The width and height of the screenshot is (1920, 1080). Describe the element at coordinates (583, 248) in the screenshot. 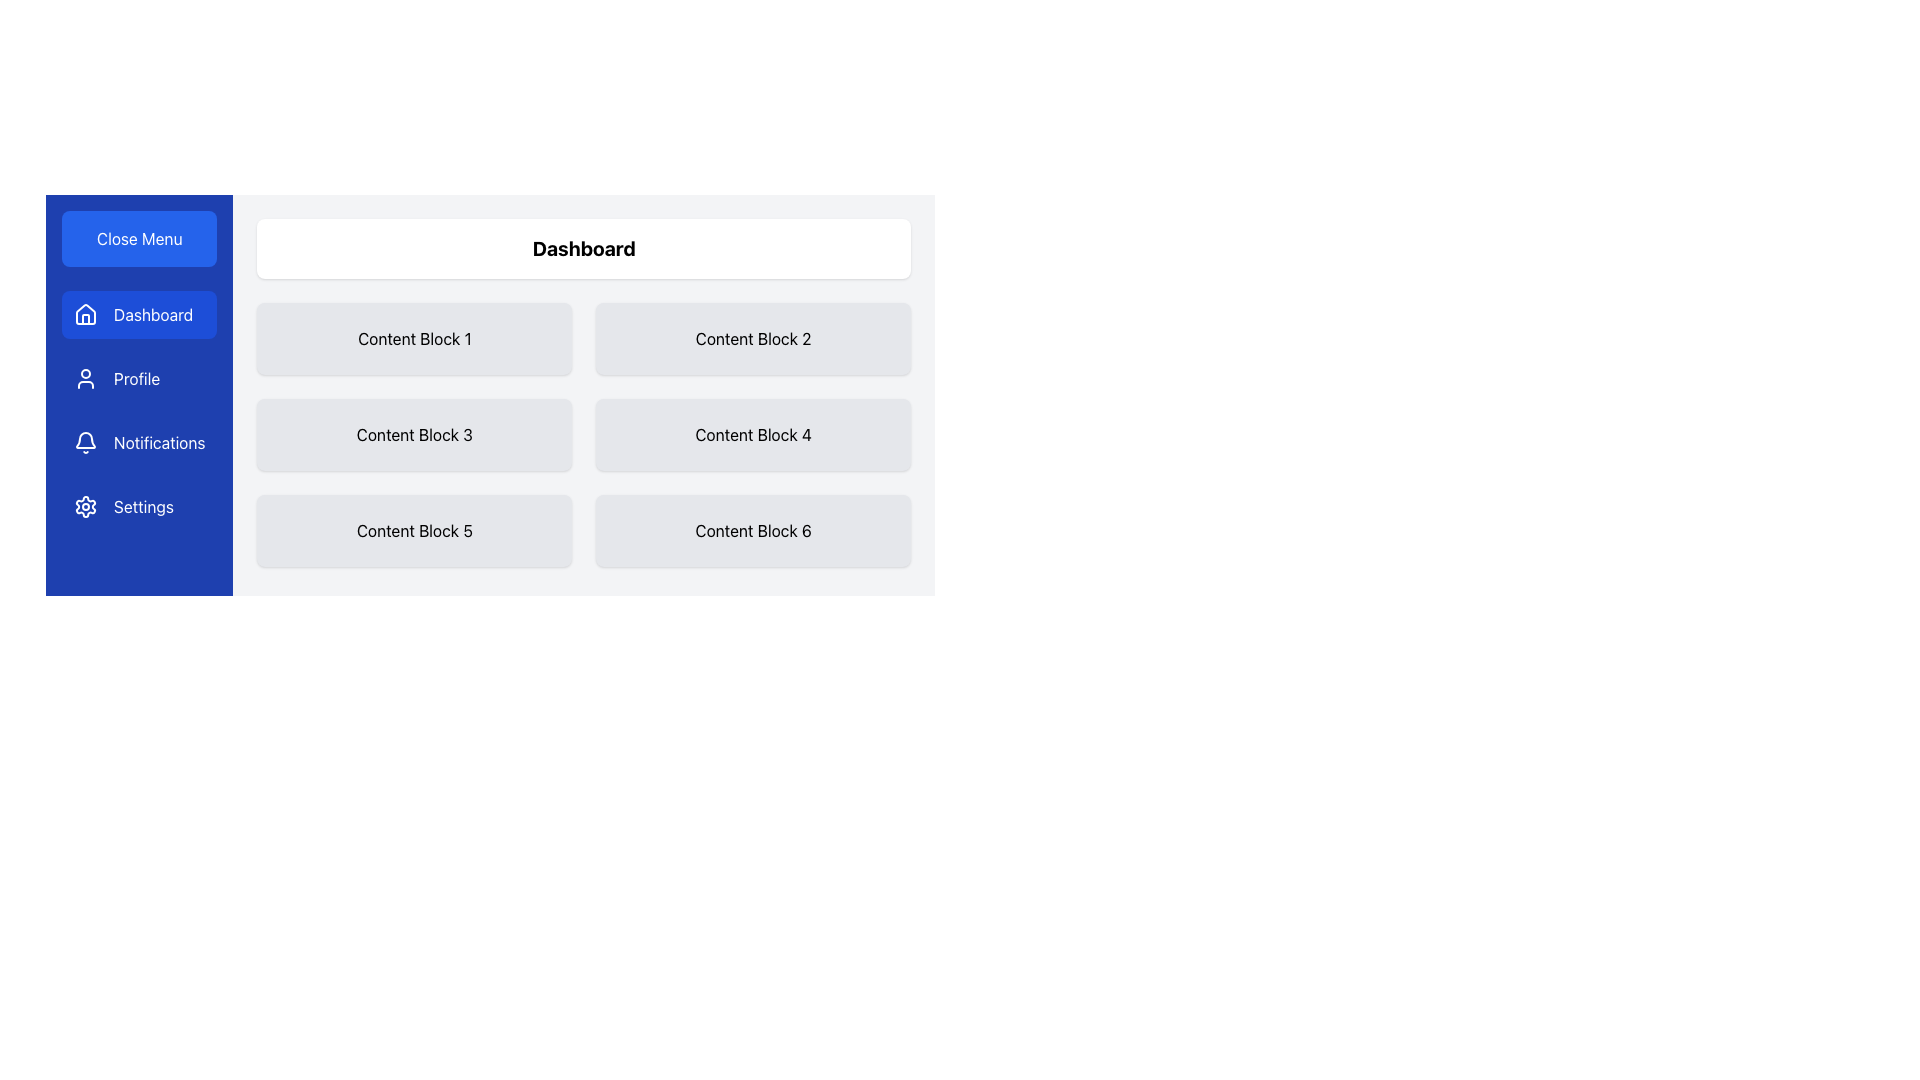

I see `the Header or Title Section which has a white background and displays the text 'Dashboard' in bold and large size, located at the top of the main content area` at that location.